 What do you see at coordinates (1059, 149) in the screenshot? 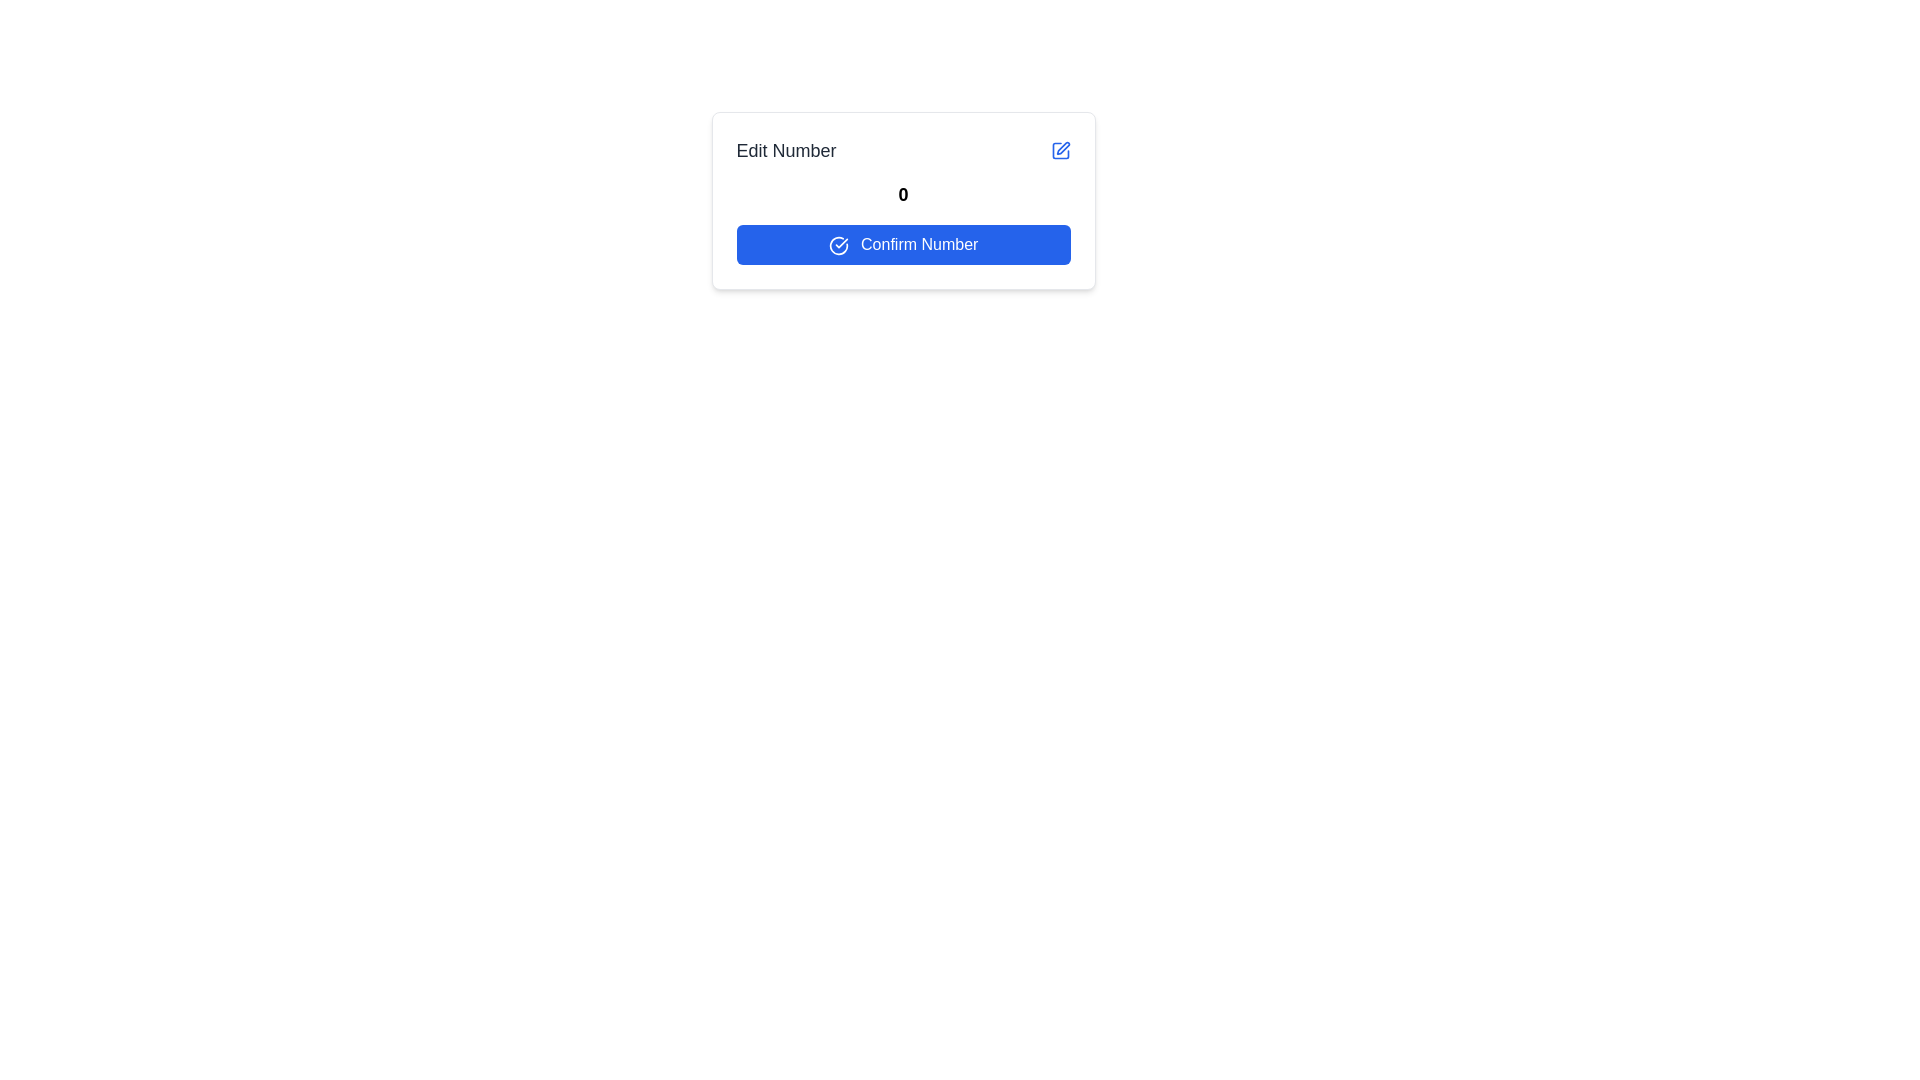
I see `the small blue pencil icon button located at the top-right corner of the 'Edit Number' card` at bounding box center [1059, 149].